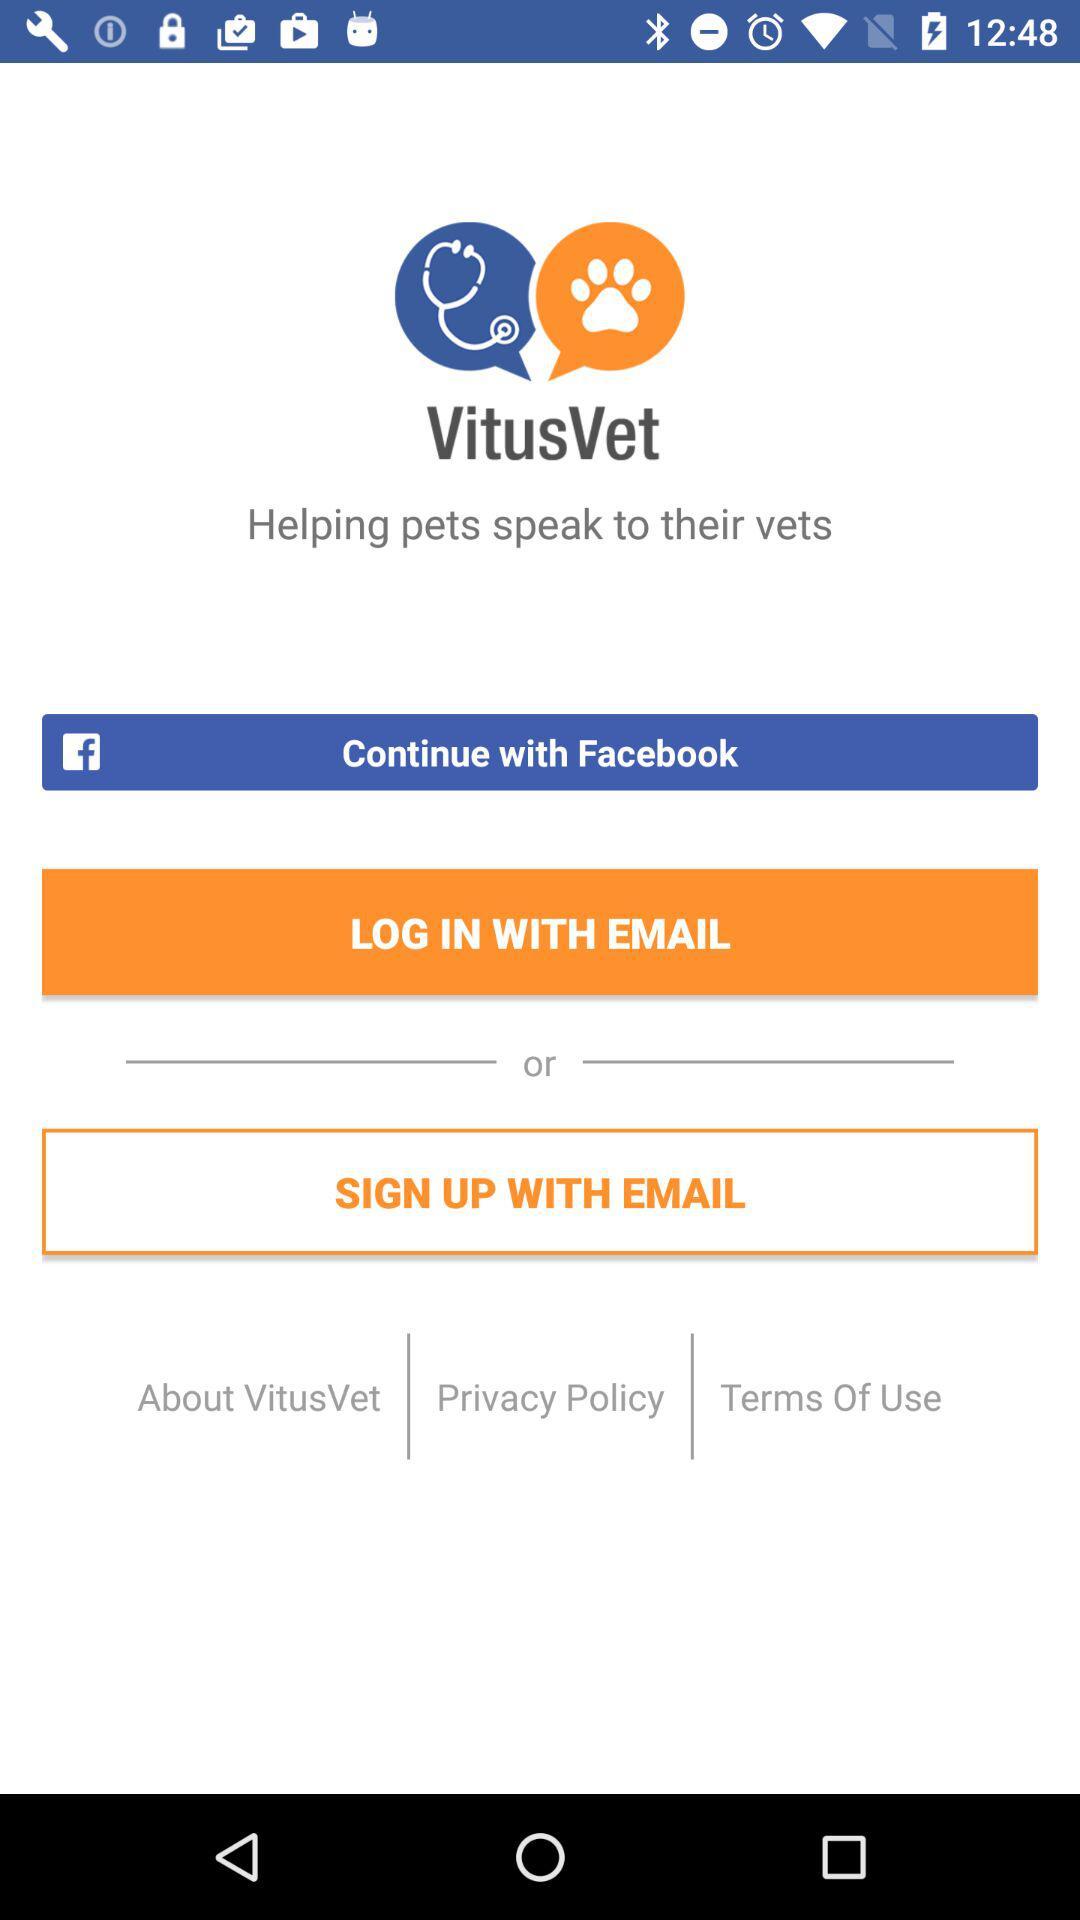 Image resolution: width=1080 pixels, height=1920 pixels. Describe the element at coordinates (540, 931) in the screenshot. I see `item above the or item` at that location.